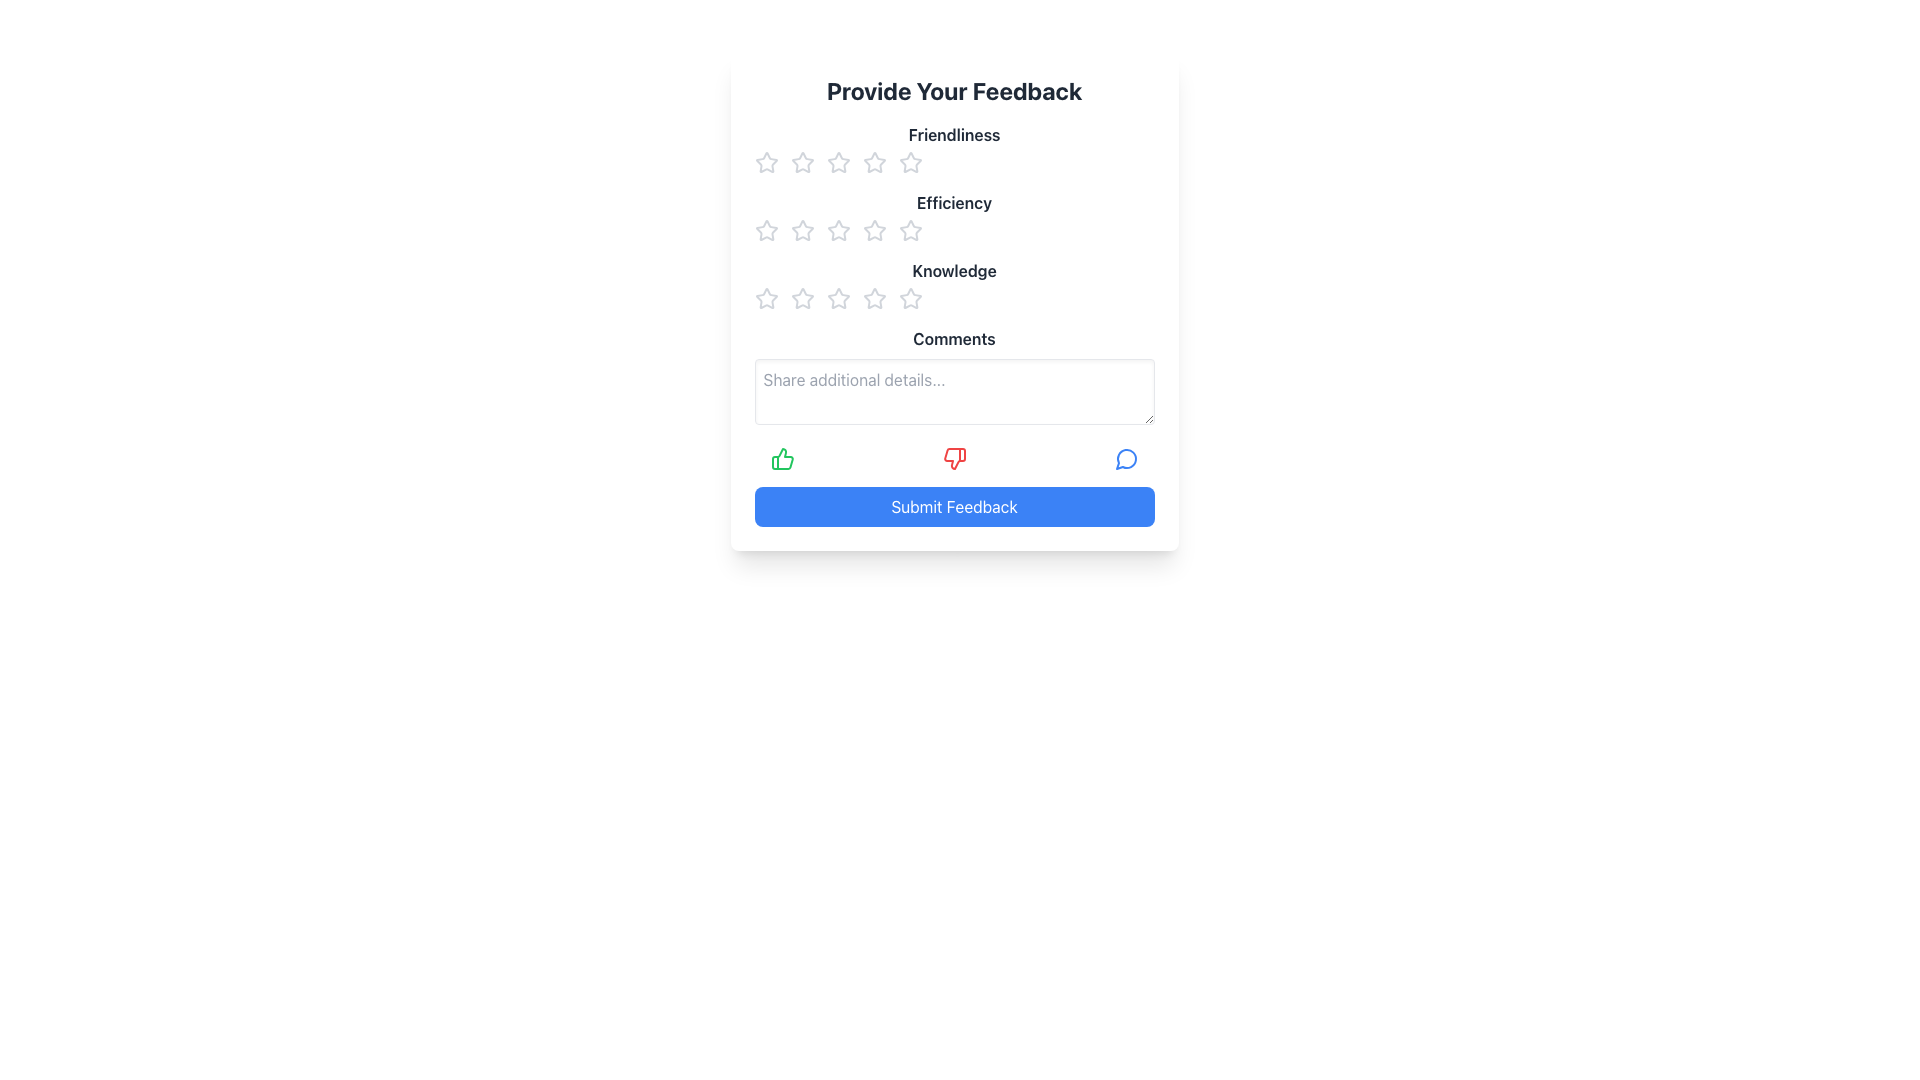  What do you see at coordinates (953, 161) in the screenshot?
I see `the first row of star icons` at bounding box center [953, 161].